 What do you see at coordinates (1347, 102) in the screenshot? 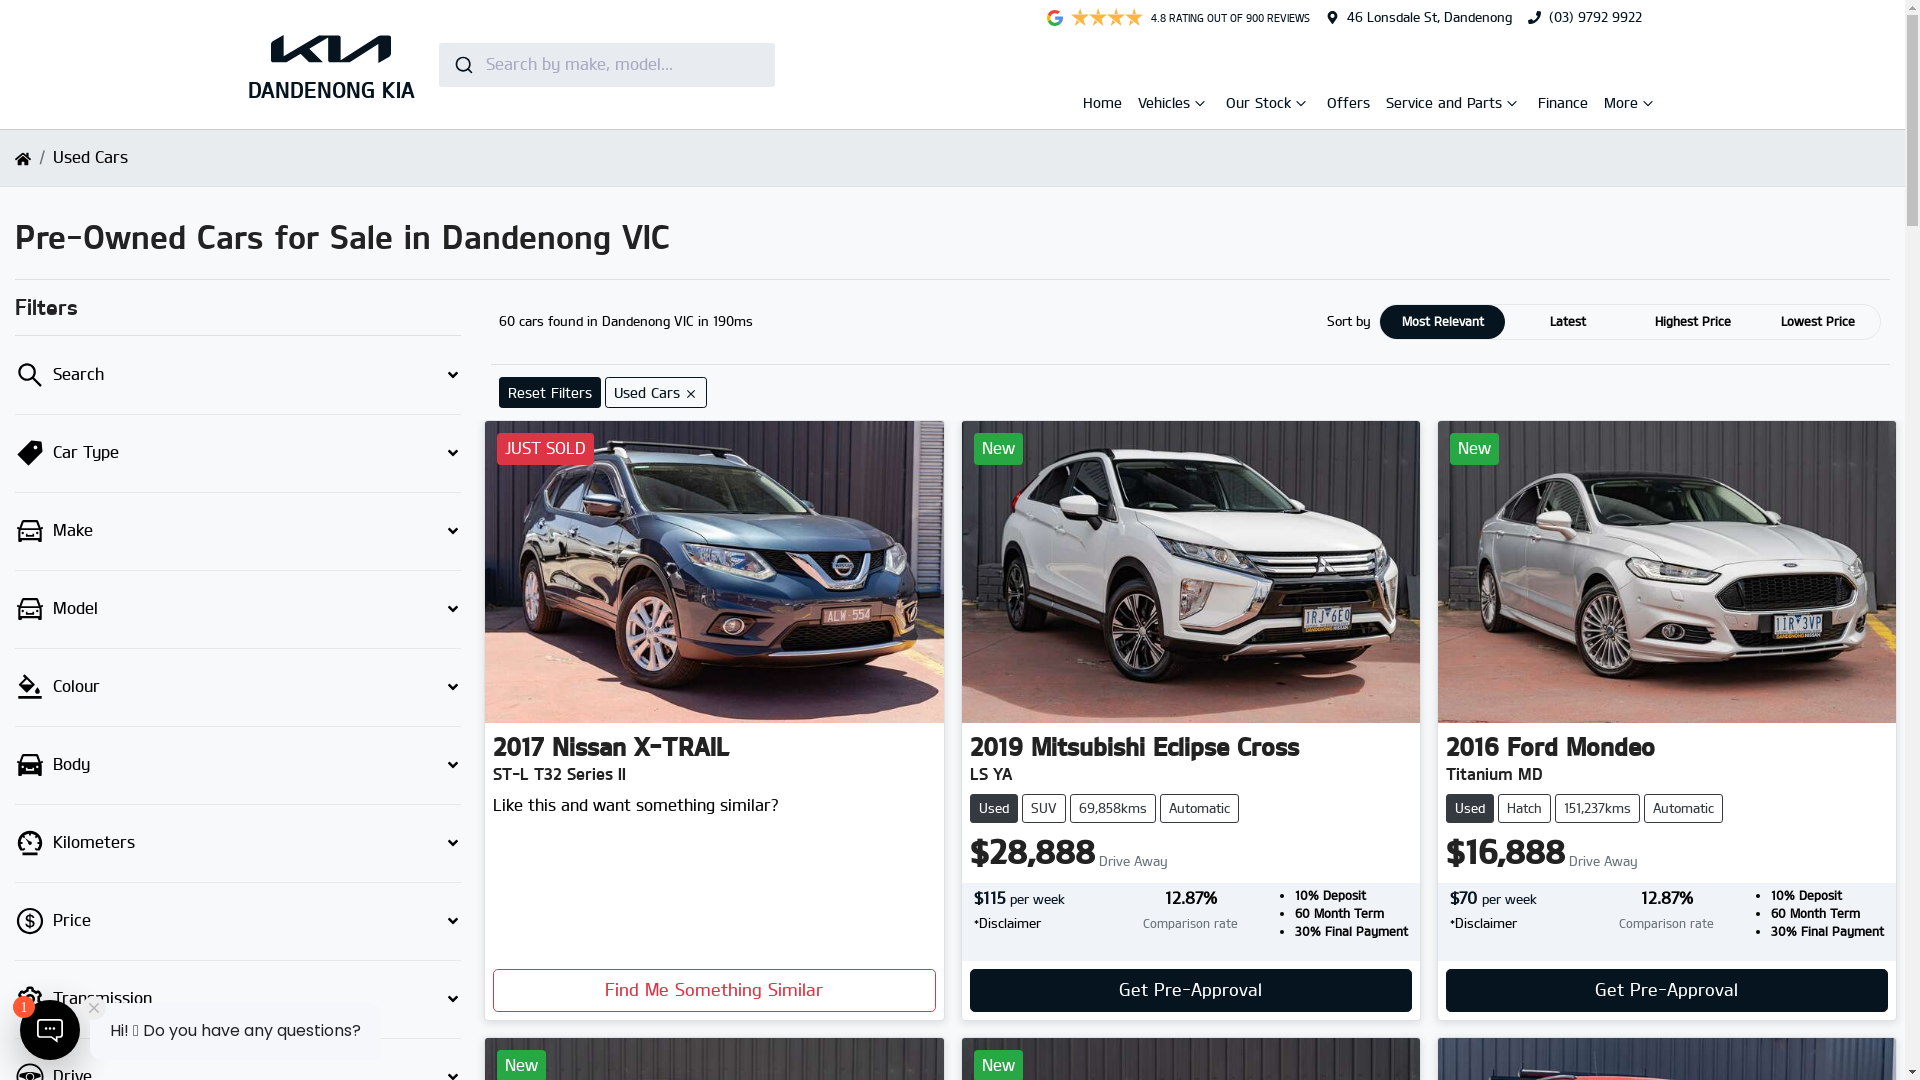
I see `'Offers'` at bounding box center [1347, 102].